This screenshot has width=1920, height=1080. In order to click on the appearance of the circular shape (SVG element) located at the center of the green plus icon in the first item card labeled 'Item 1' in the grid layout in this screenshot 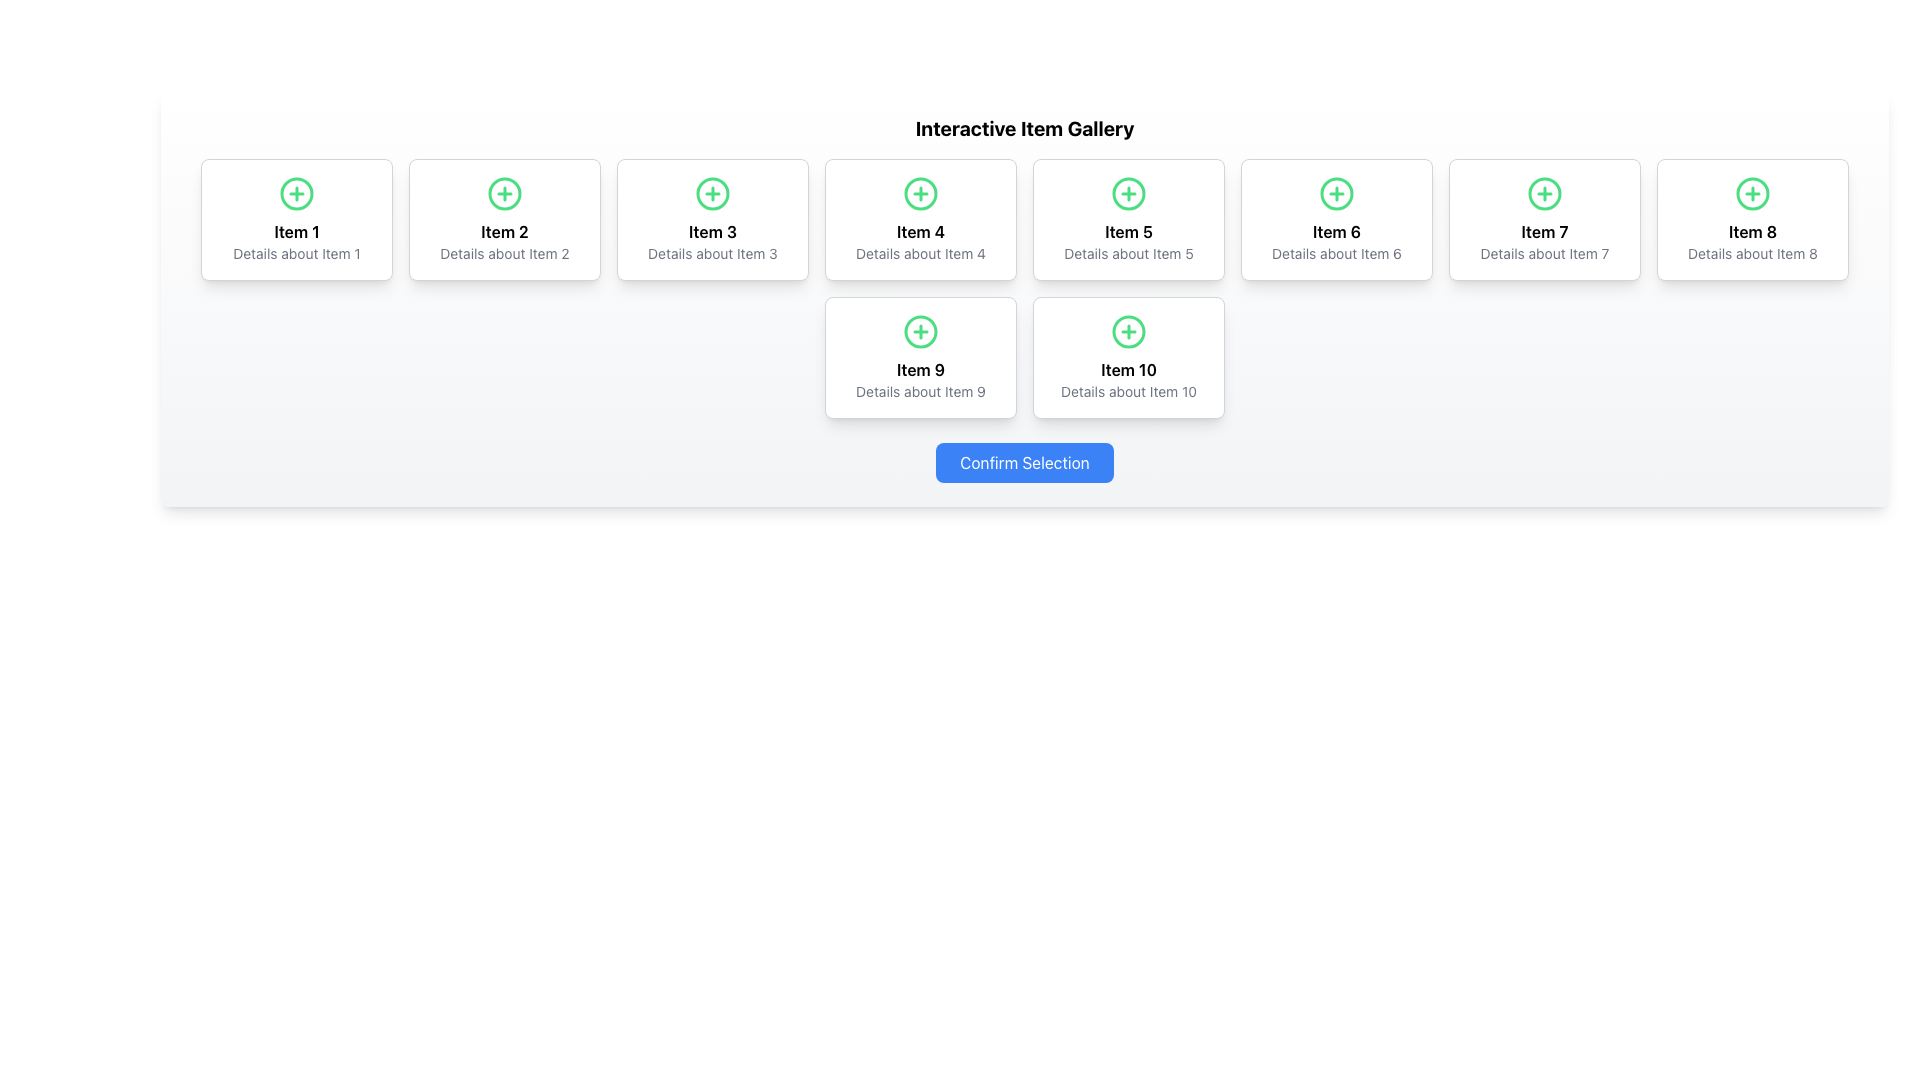, I will do `click(296, 193)`.